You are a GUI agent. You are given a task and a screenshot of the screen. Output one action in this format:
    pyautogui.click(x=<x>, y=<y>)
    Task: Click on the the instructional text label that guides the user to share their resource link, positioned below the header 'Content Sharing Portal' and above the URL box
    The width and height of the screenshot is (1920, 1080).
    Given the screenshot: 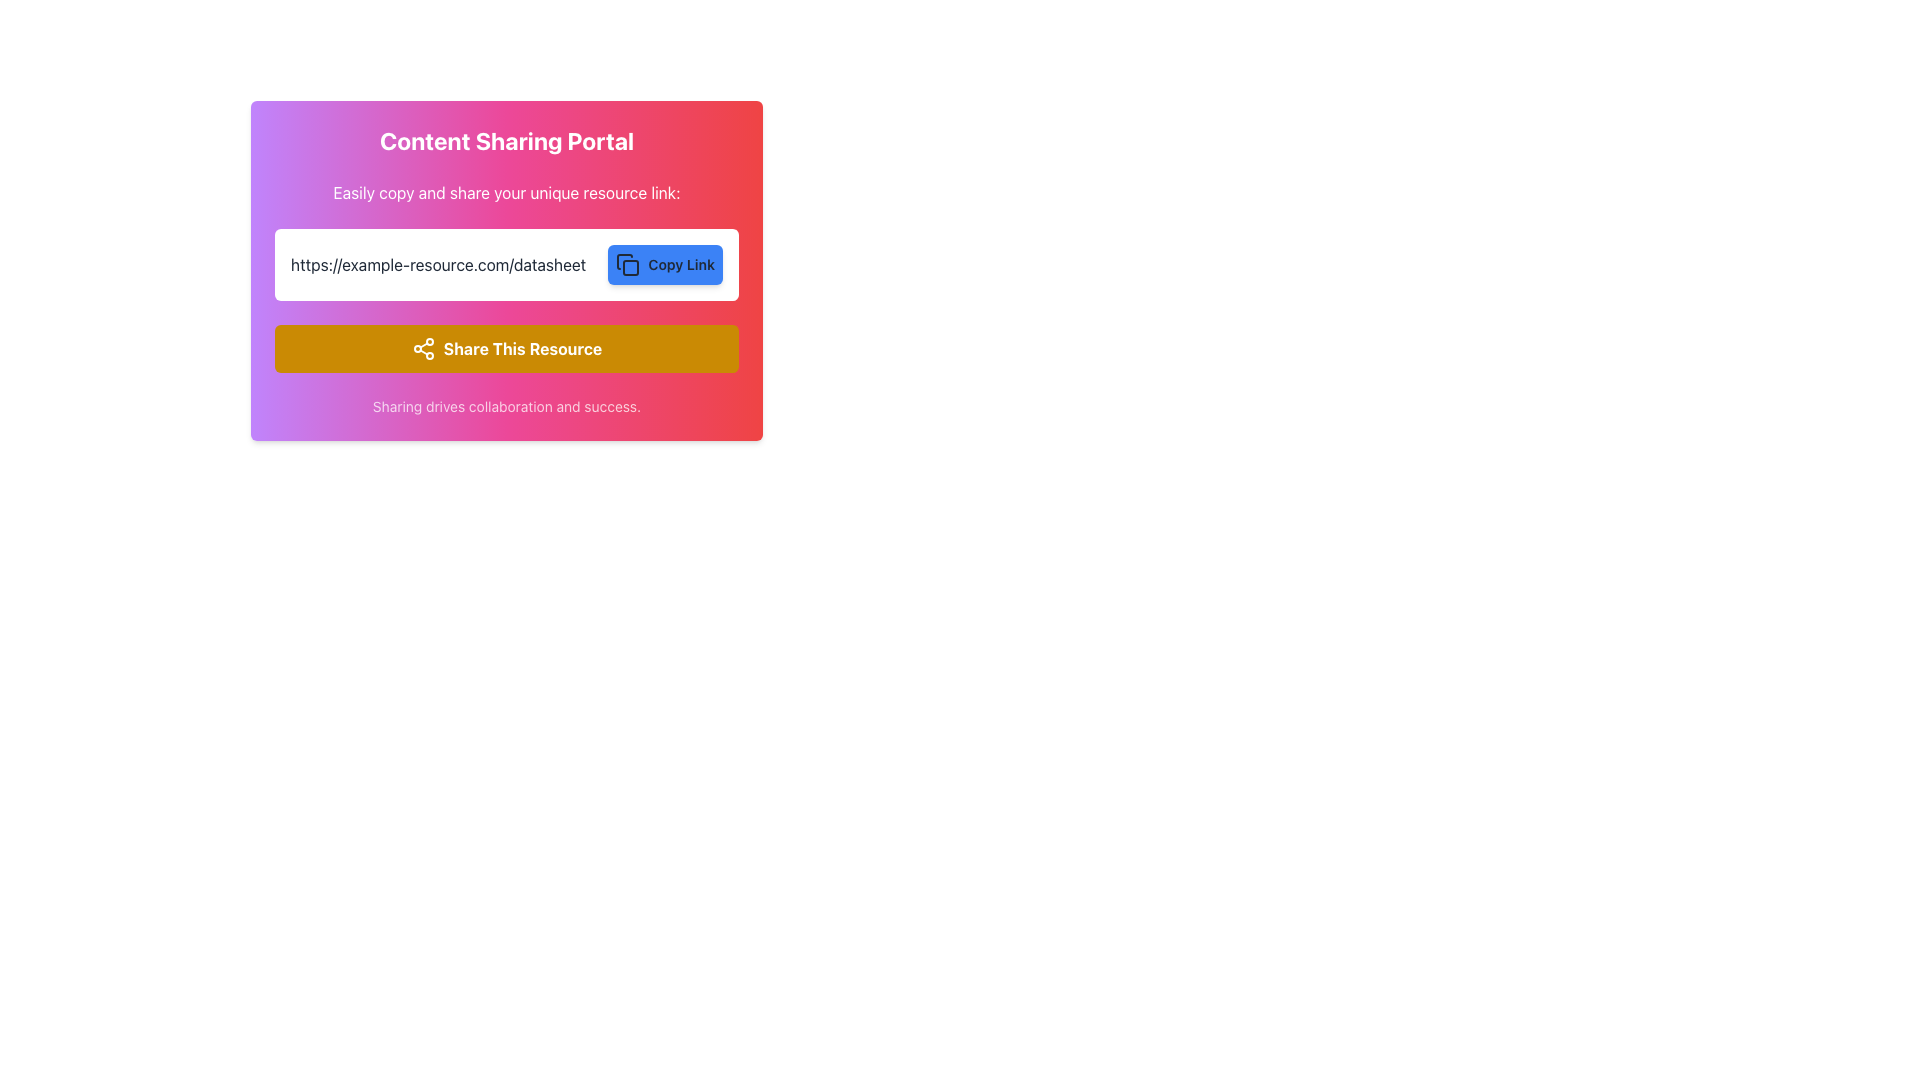 What is the action you would take?
    pyautogui.click(x=507, y=192)
    